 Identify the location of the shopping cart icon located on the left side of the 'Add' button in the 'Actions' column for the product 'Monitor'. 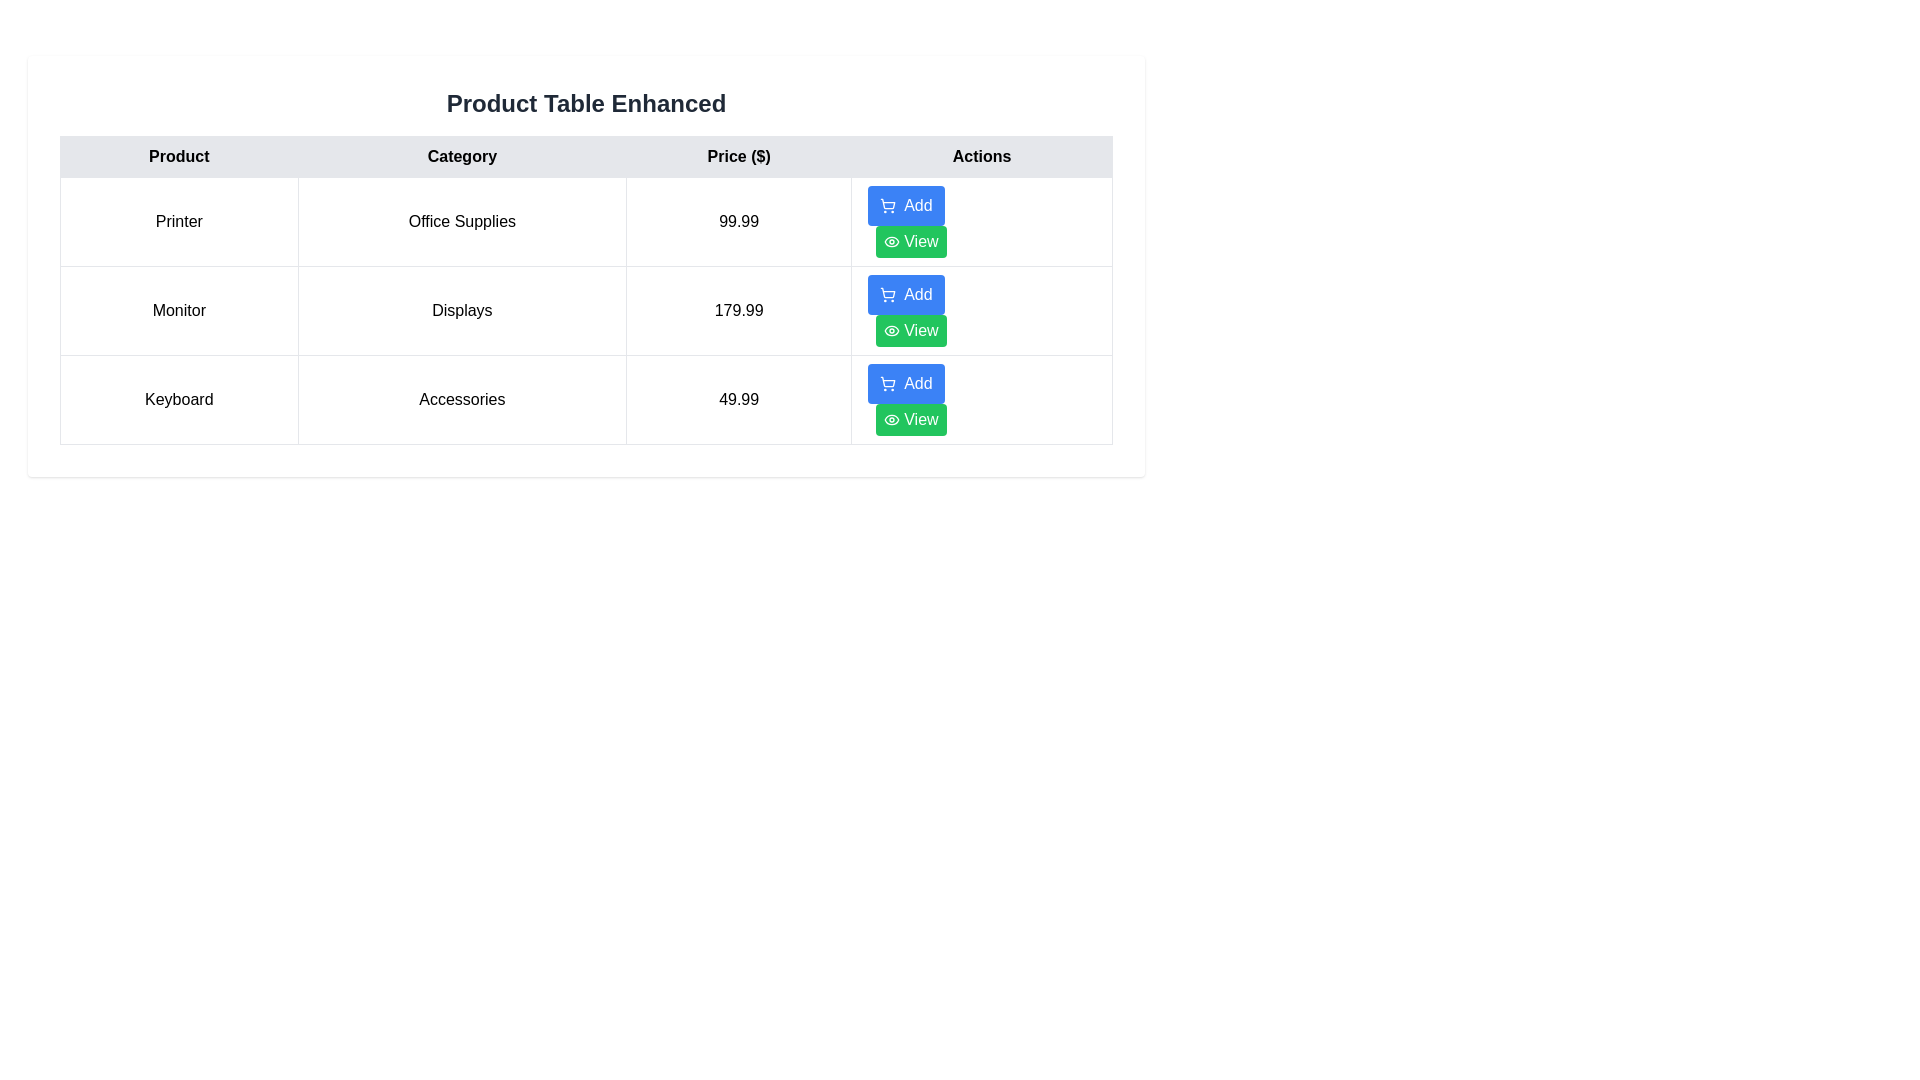
(887, 294).